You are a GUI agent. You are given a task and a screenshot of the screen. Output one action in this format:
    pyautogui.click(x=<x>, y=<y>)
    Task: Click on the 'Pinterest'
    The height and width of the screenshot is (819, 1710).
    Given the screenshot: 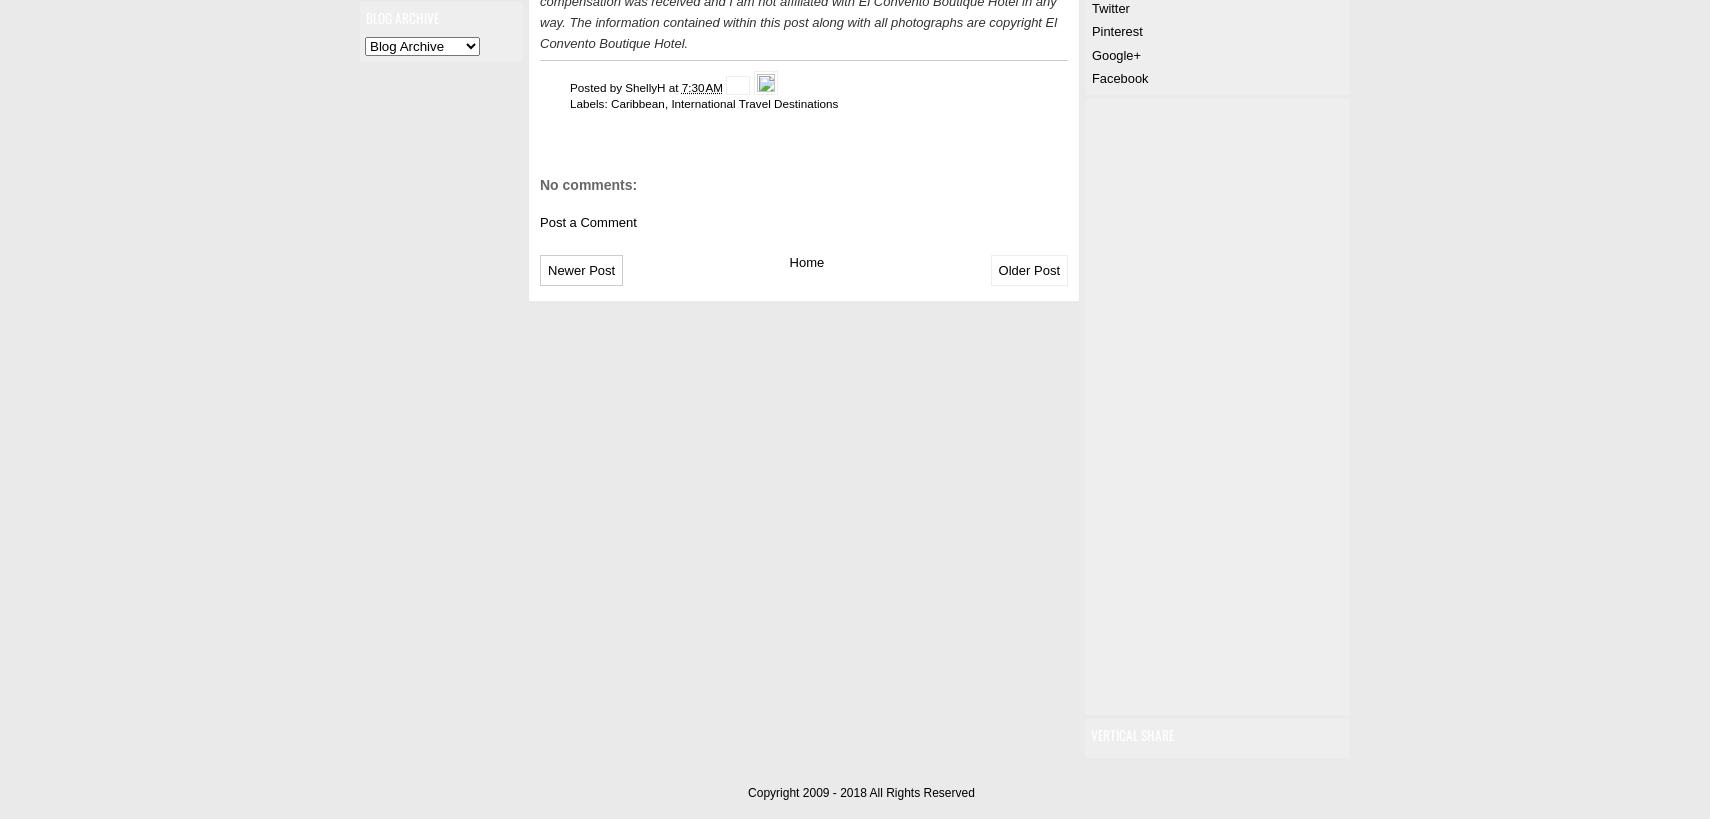 What is the action you would take?
    pyautogui.click(x=1115, y=30)
    